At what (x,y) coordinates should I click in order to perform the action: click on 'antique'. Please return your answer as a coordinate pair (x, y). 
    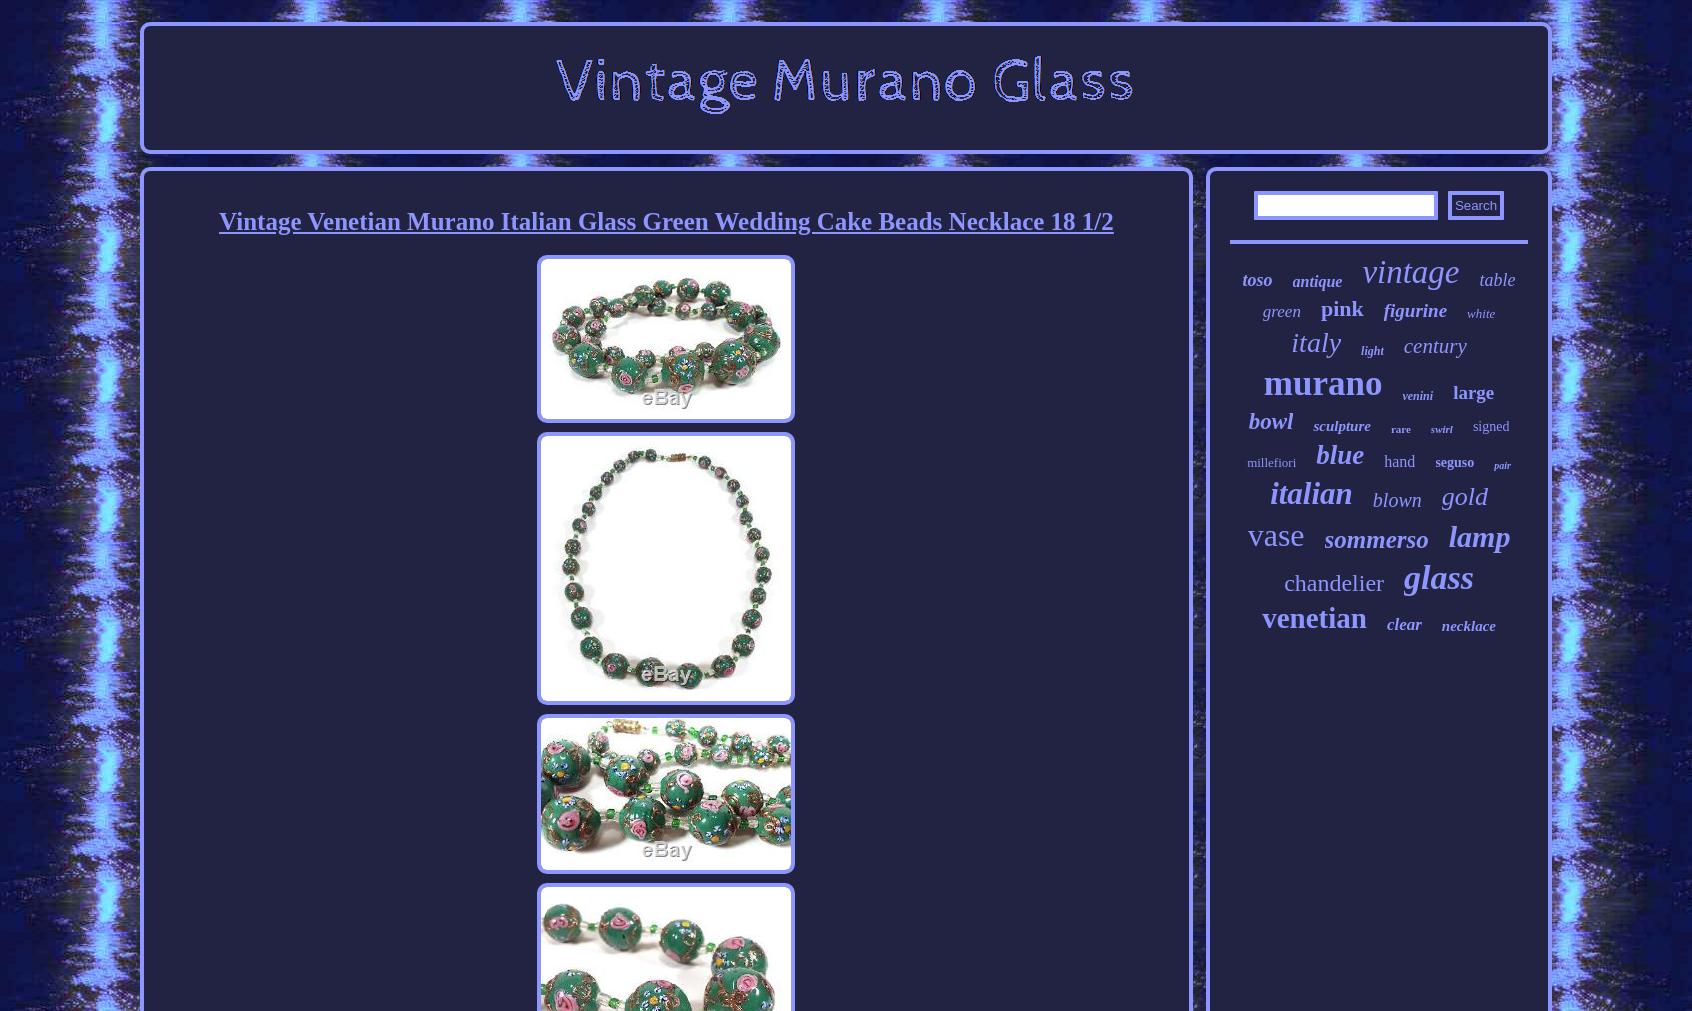
    Looking at the image, I should click on (1316, 281).